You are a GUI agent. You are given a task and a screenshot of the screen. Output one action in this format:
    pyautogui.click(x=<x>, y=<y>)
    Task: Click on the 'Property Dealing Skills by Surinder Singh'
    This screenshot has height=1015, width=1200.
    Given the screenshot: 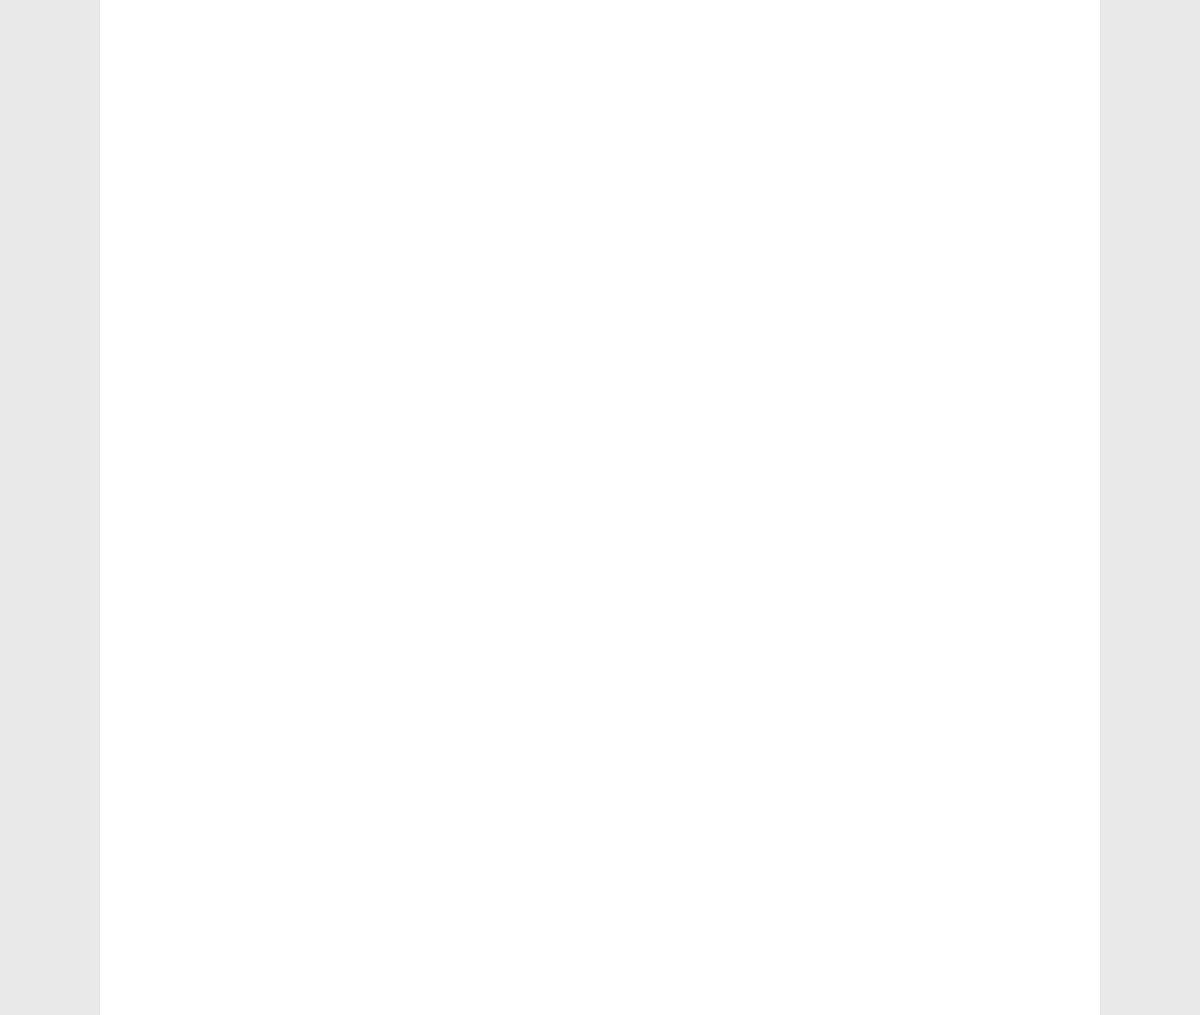 What is the action you would take?
    pyautogui.click(x=960, y=544)
    